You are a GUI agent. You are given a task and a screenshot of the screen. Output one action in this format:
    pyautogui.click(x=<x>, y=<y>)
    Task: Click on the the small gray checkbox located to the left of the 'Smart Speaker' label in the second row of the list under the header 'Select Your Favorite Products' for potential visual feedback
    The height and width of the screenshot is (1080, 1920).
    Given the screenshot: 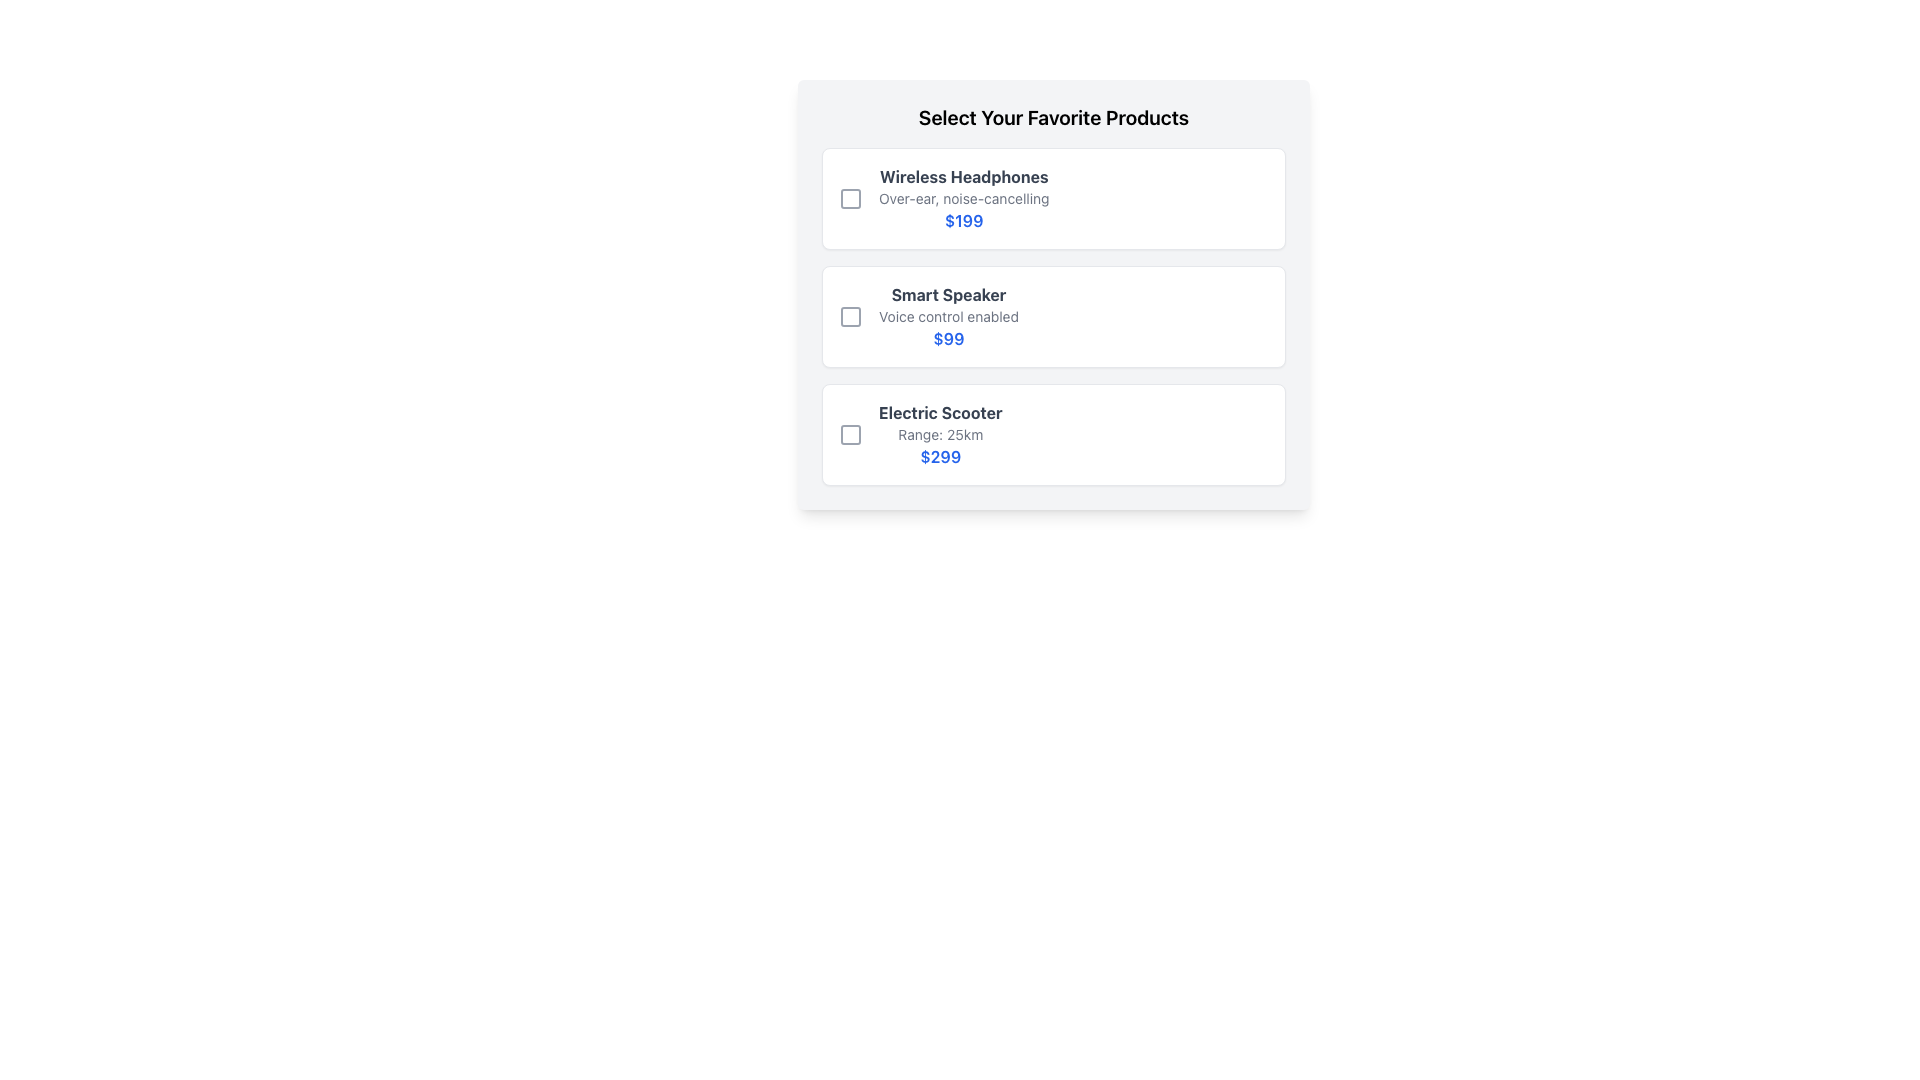 What is the action you would take?
    pyautogui.click(x=850, y=315)
    